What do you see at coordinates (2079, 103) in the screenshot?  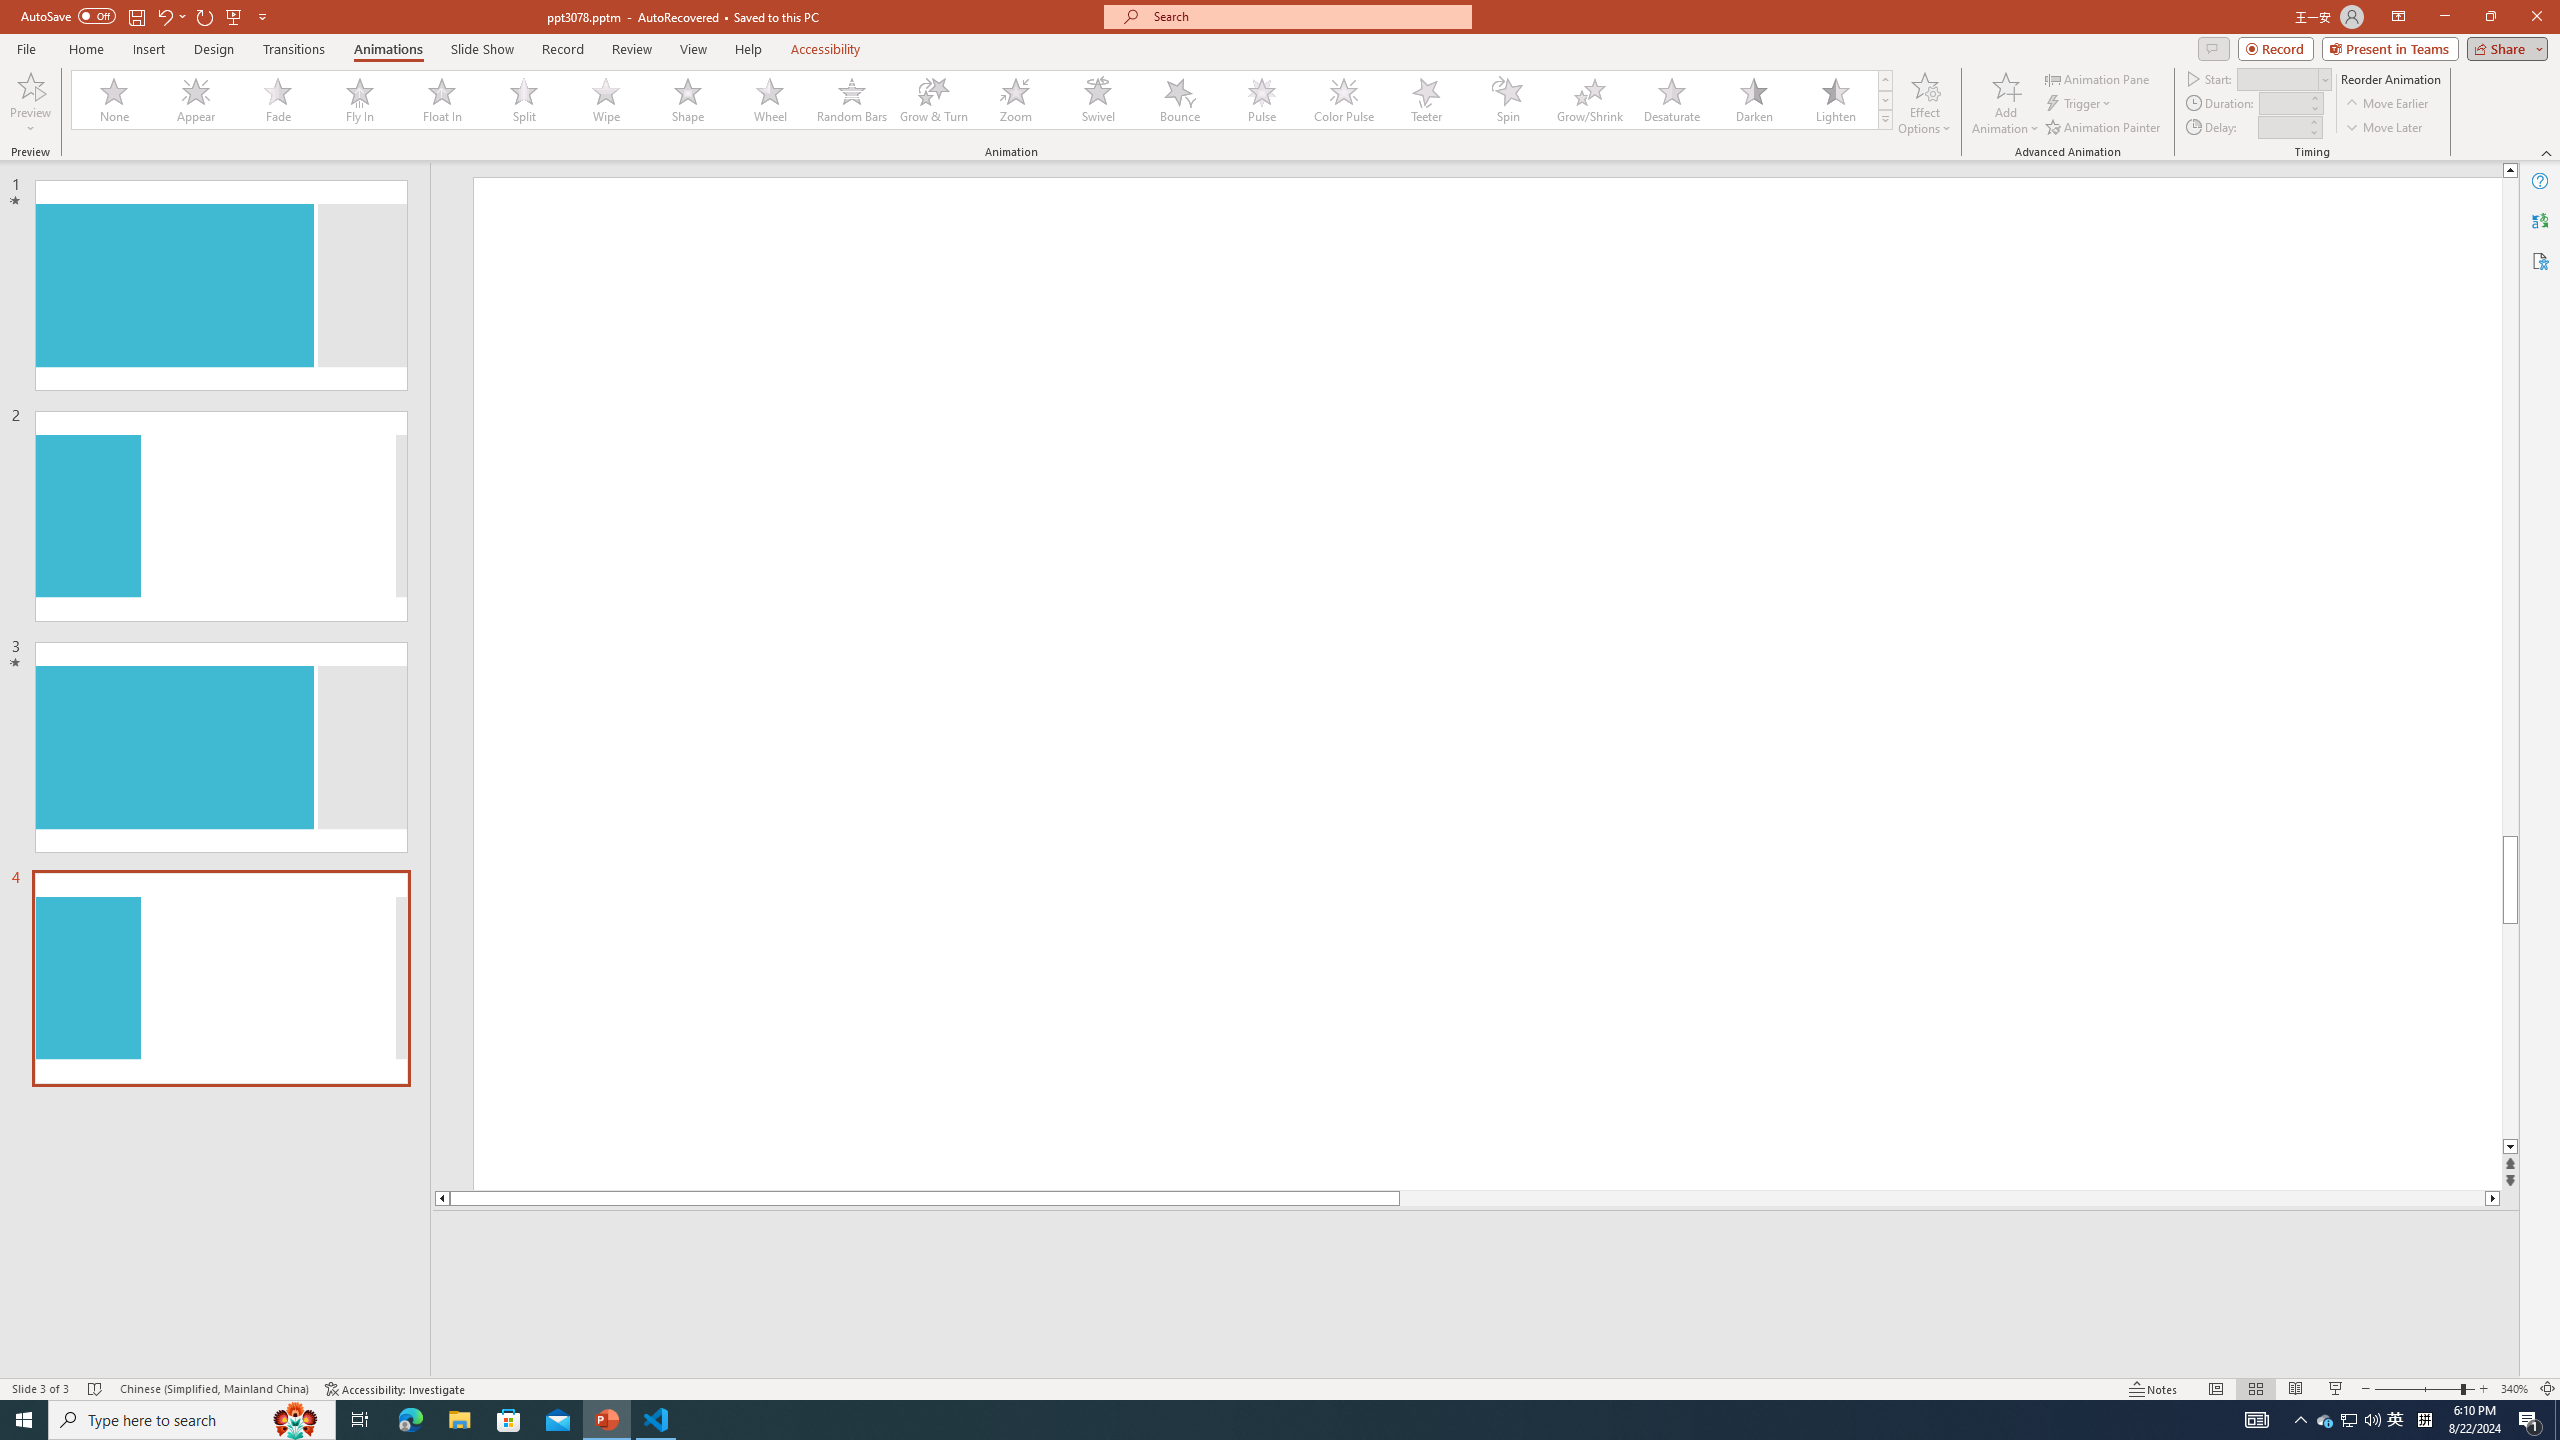 I see `'Trigger'` at bounding box center [2079, 103].